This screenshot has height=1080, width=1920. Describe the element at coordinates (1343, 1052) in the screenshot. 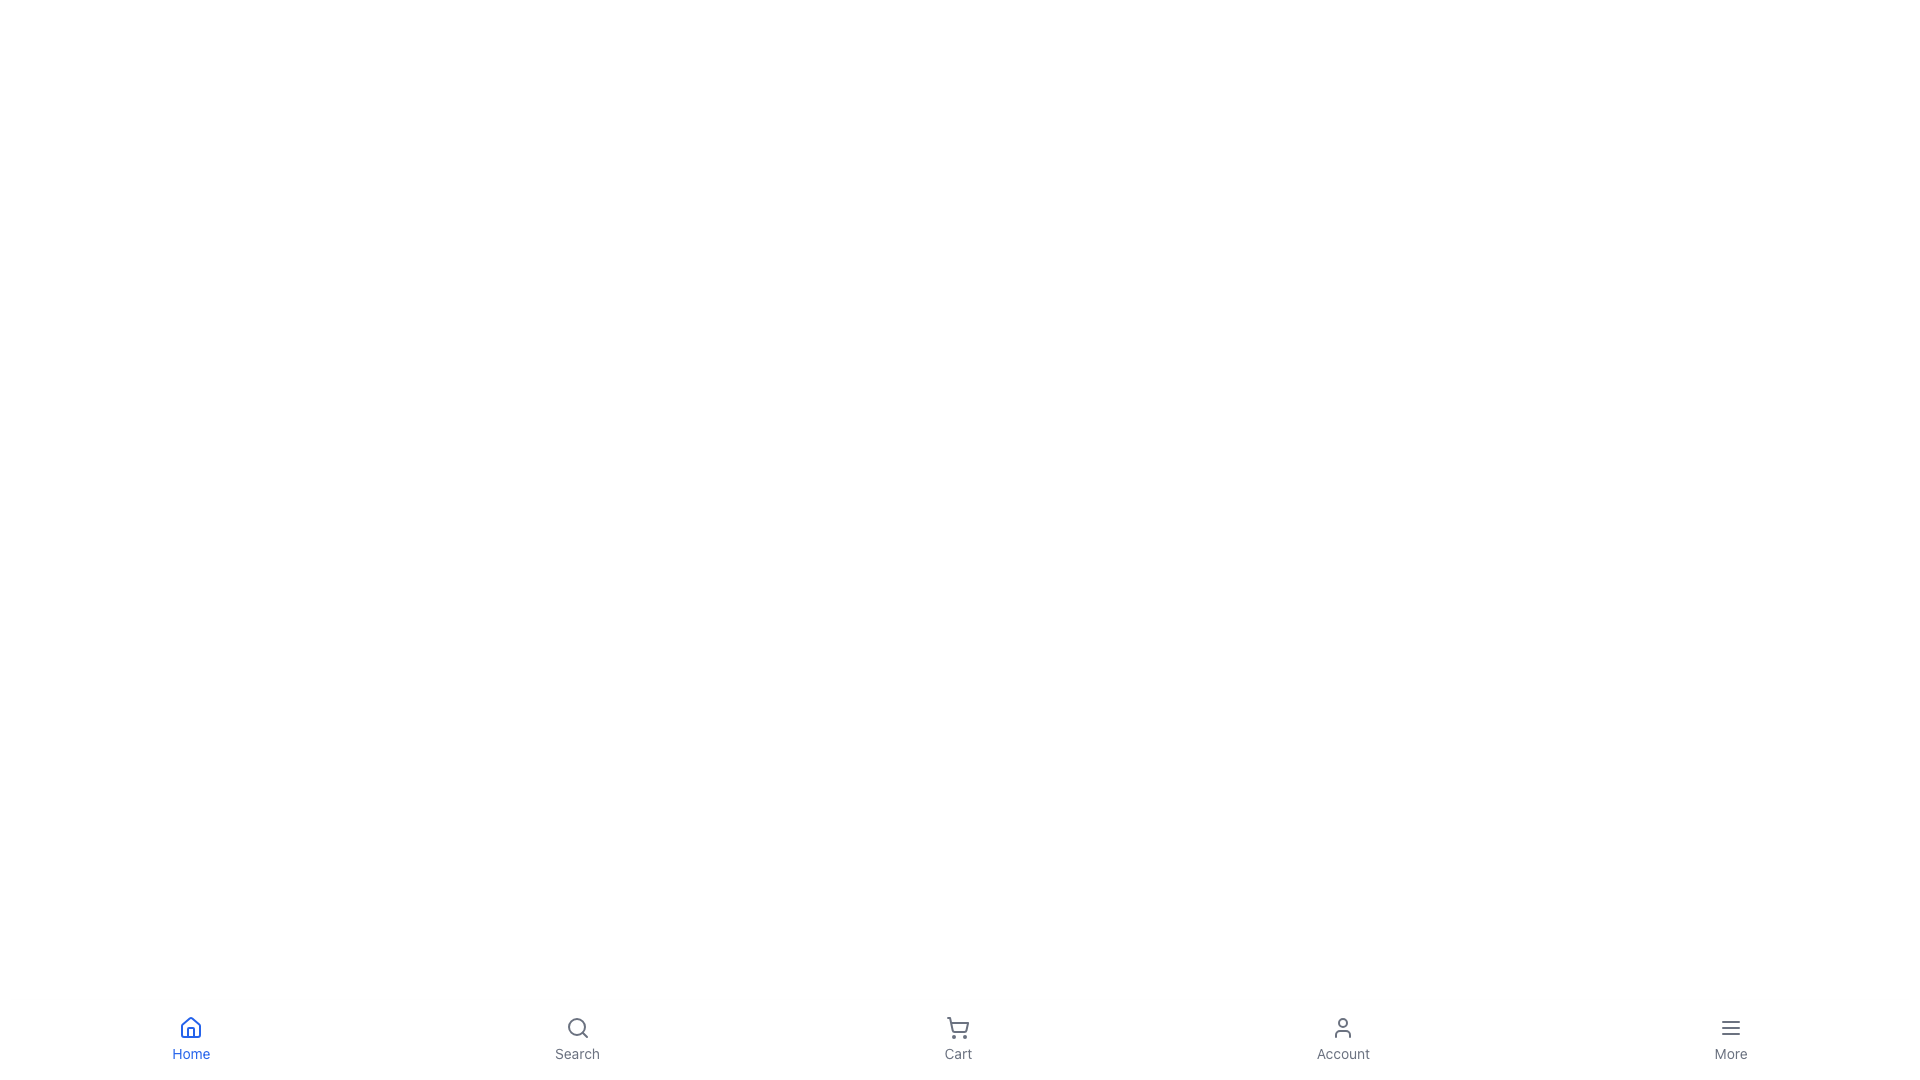

I see `the 'Account' text label, which is a non-interactive element styled in gray and located beneath the user icon in the bottom navigation bar` at that location.